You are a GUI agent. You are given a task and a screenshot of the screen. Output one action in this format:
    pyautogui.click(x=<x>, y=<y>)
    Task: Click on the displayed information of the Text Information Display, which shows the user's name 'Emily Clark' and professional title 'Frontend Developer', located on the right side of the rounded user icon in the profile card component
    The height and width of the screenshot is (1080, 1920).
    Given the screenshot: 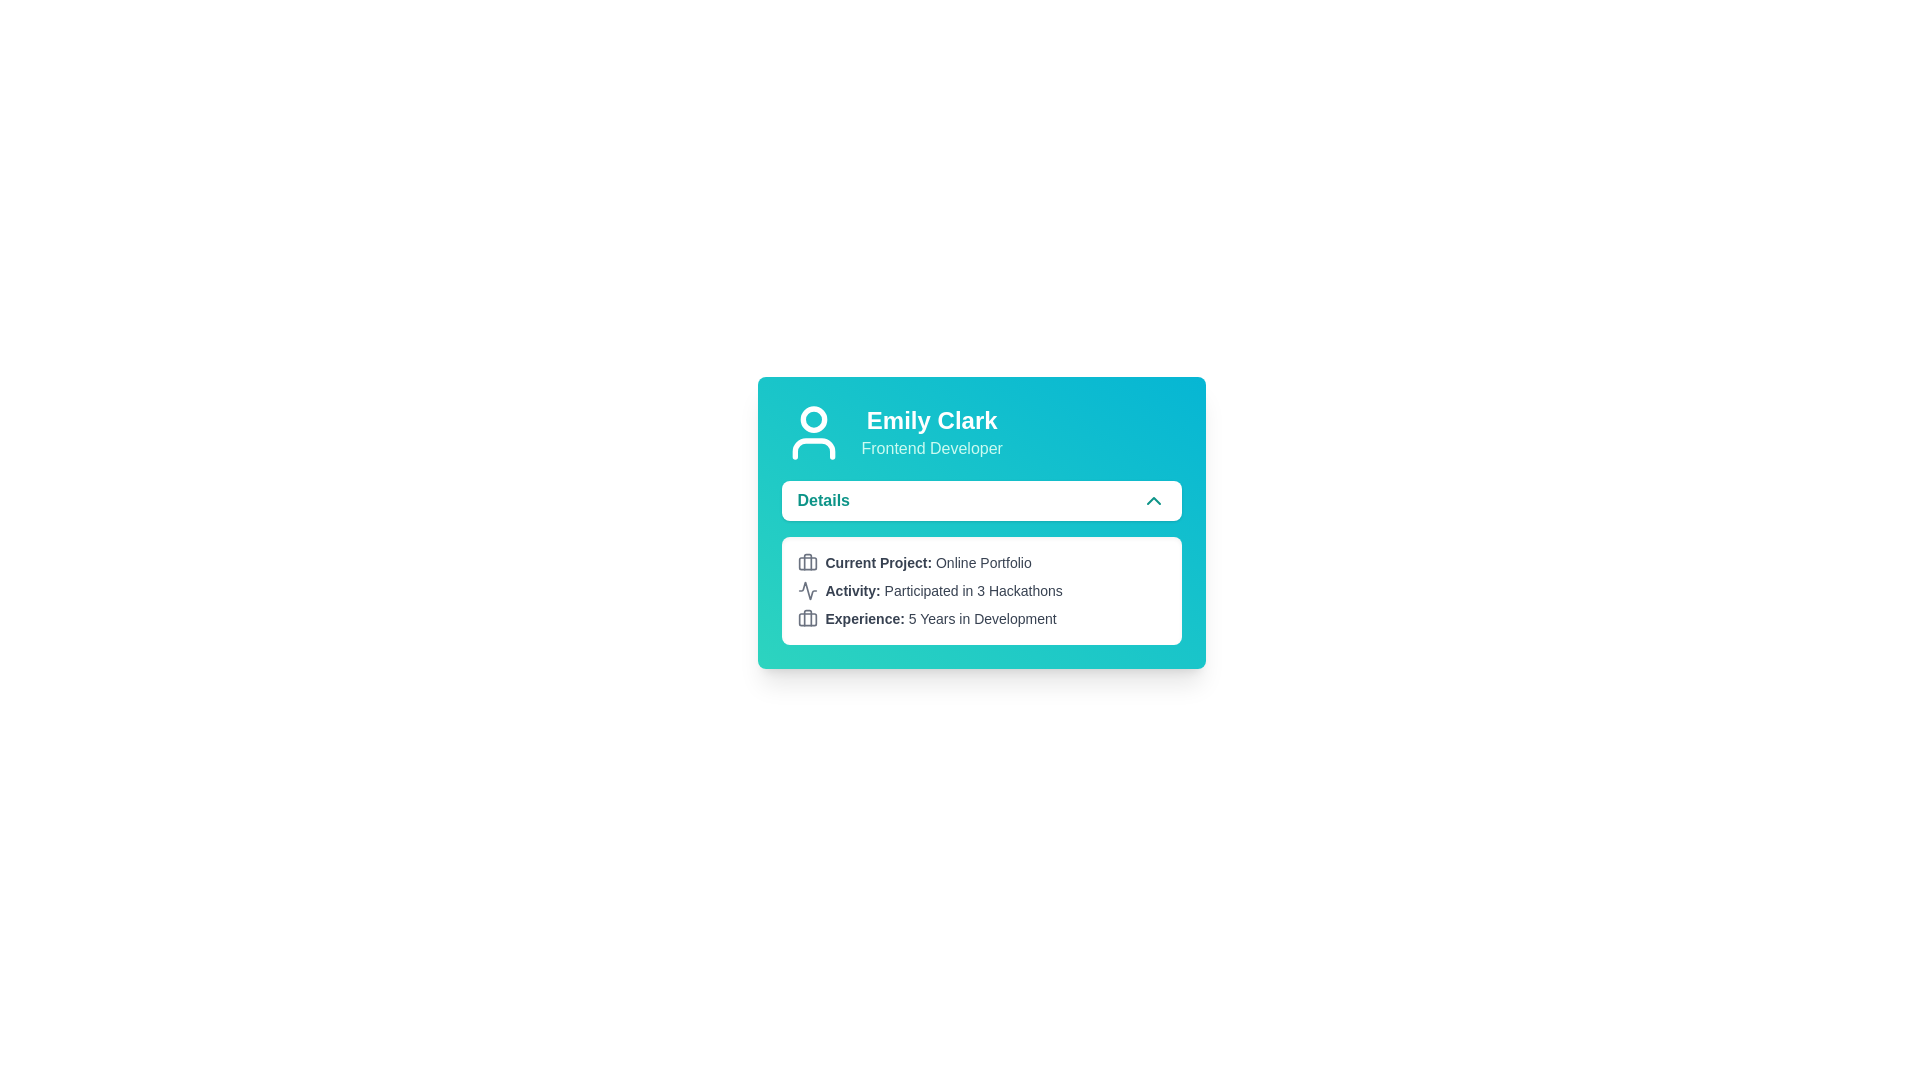 What is the action you would take?
    pyautogui.click(x=931, y=431)
    